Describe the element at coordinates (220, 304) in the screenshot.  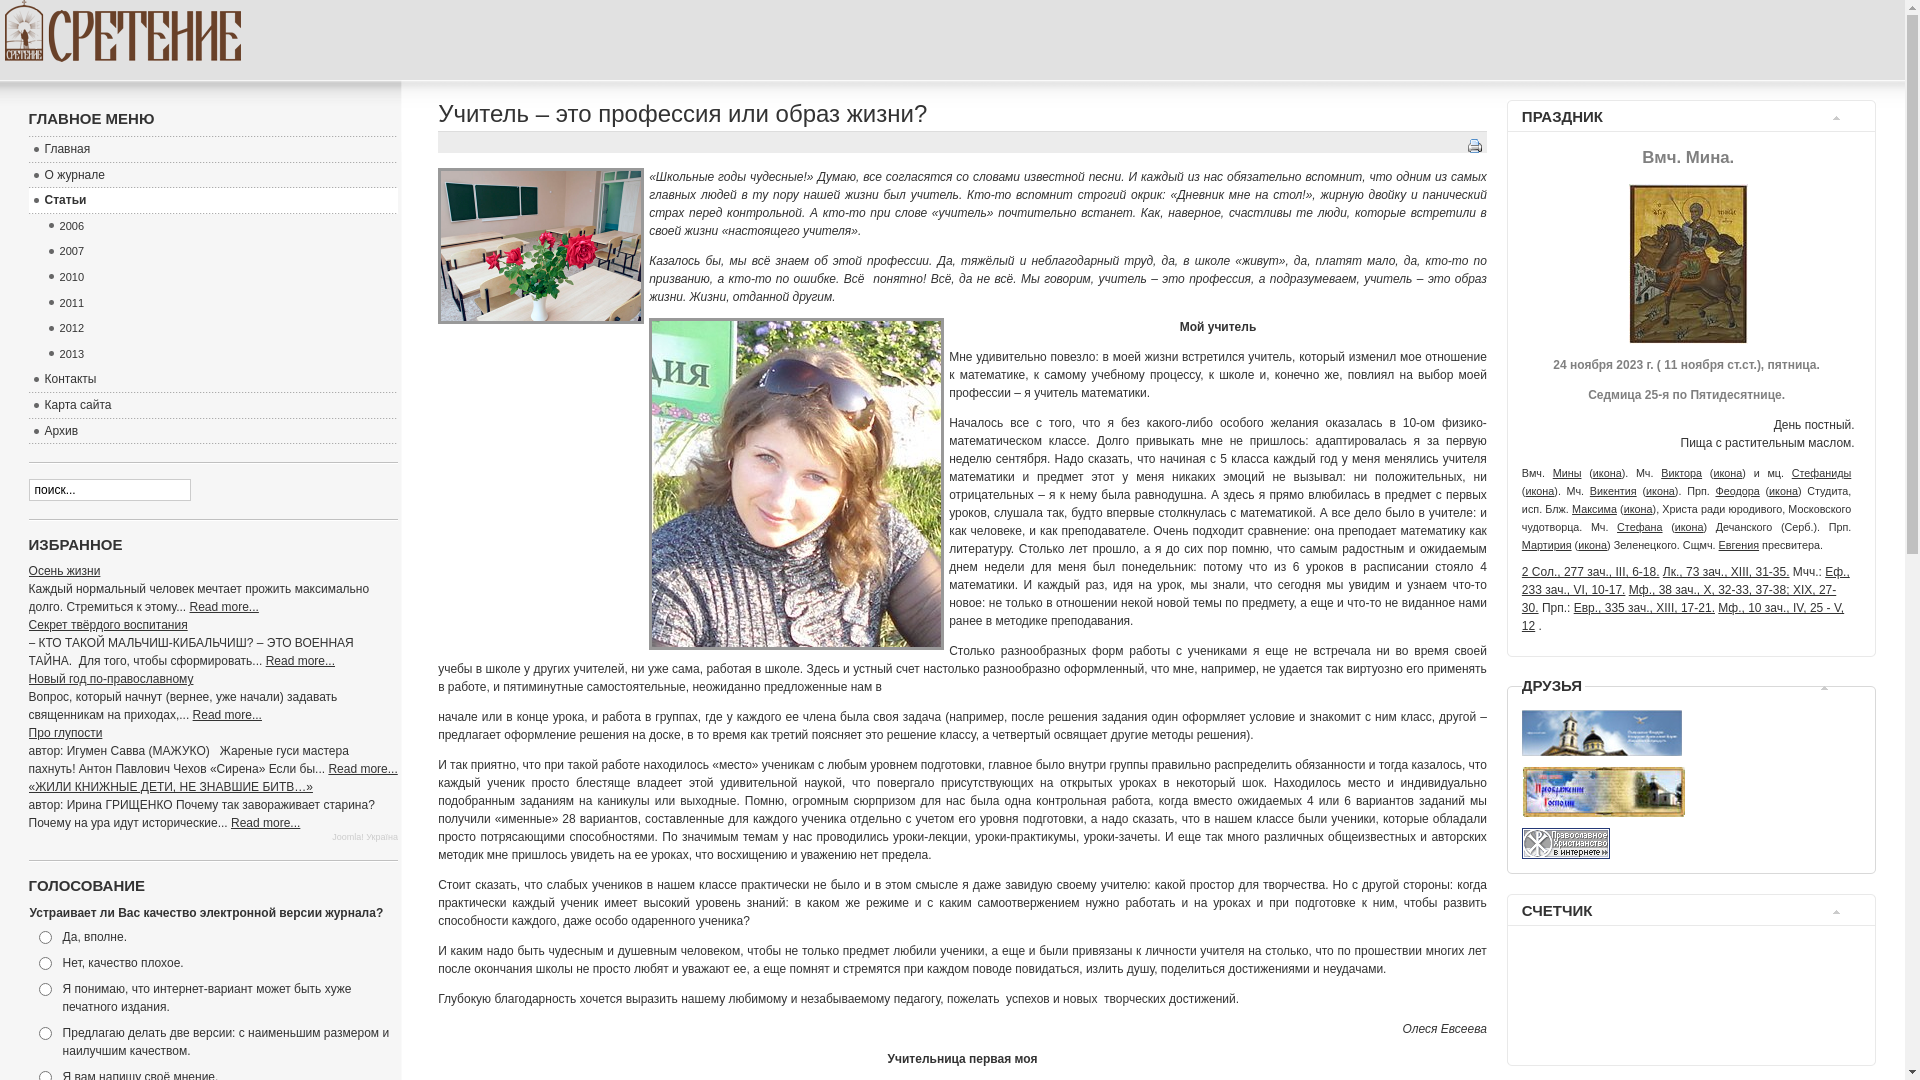
I see `'2011'` at that location.